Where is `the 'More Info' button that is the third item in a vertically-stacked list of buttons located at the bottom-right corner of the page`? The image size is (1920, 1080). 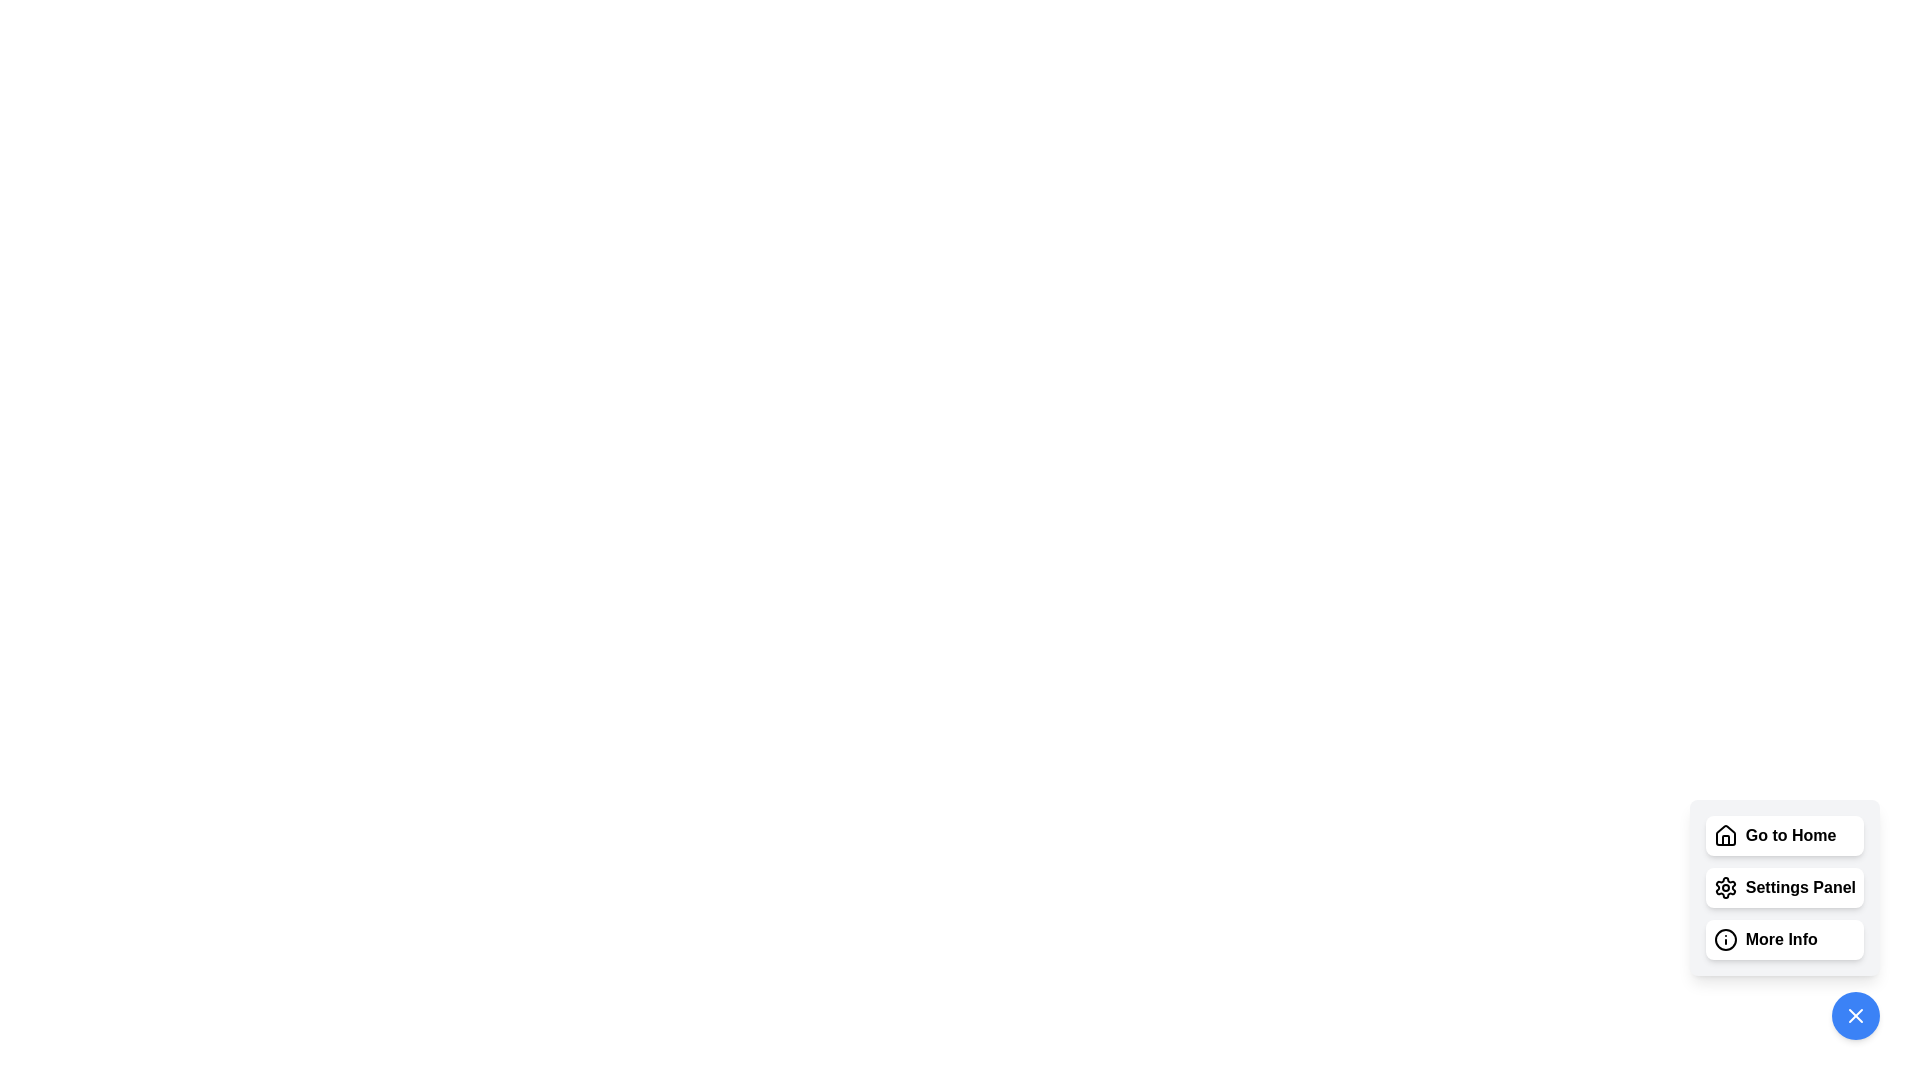
the 'More Info' button that is the third item in a vertically-stacked list of buttons located at the bottom-right corner of the page is located at coordinates (1781, 940).